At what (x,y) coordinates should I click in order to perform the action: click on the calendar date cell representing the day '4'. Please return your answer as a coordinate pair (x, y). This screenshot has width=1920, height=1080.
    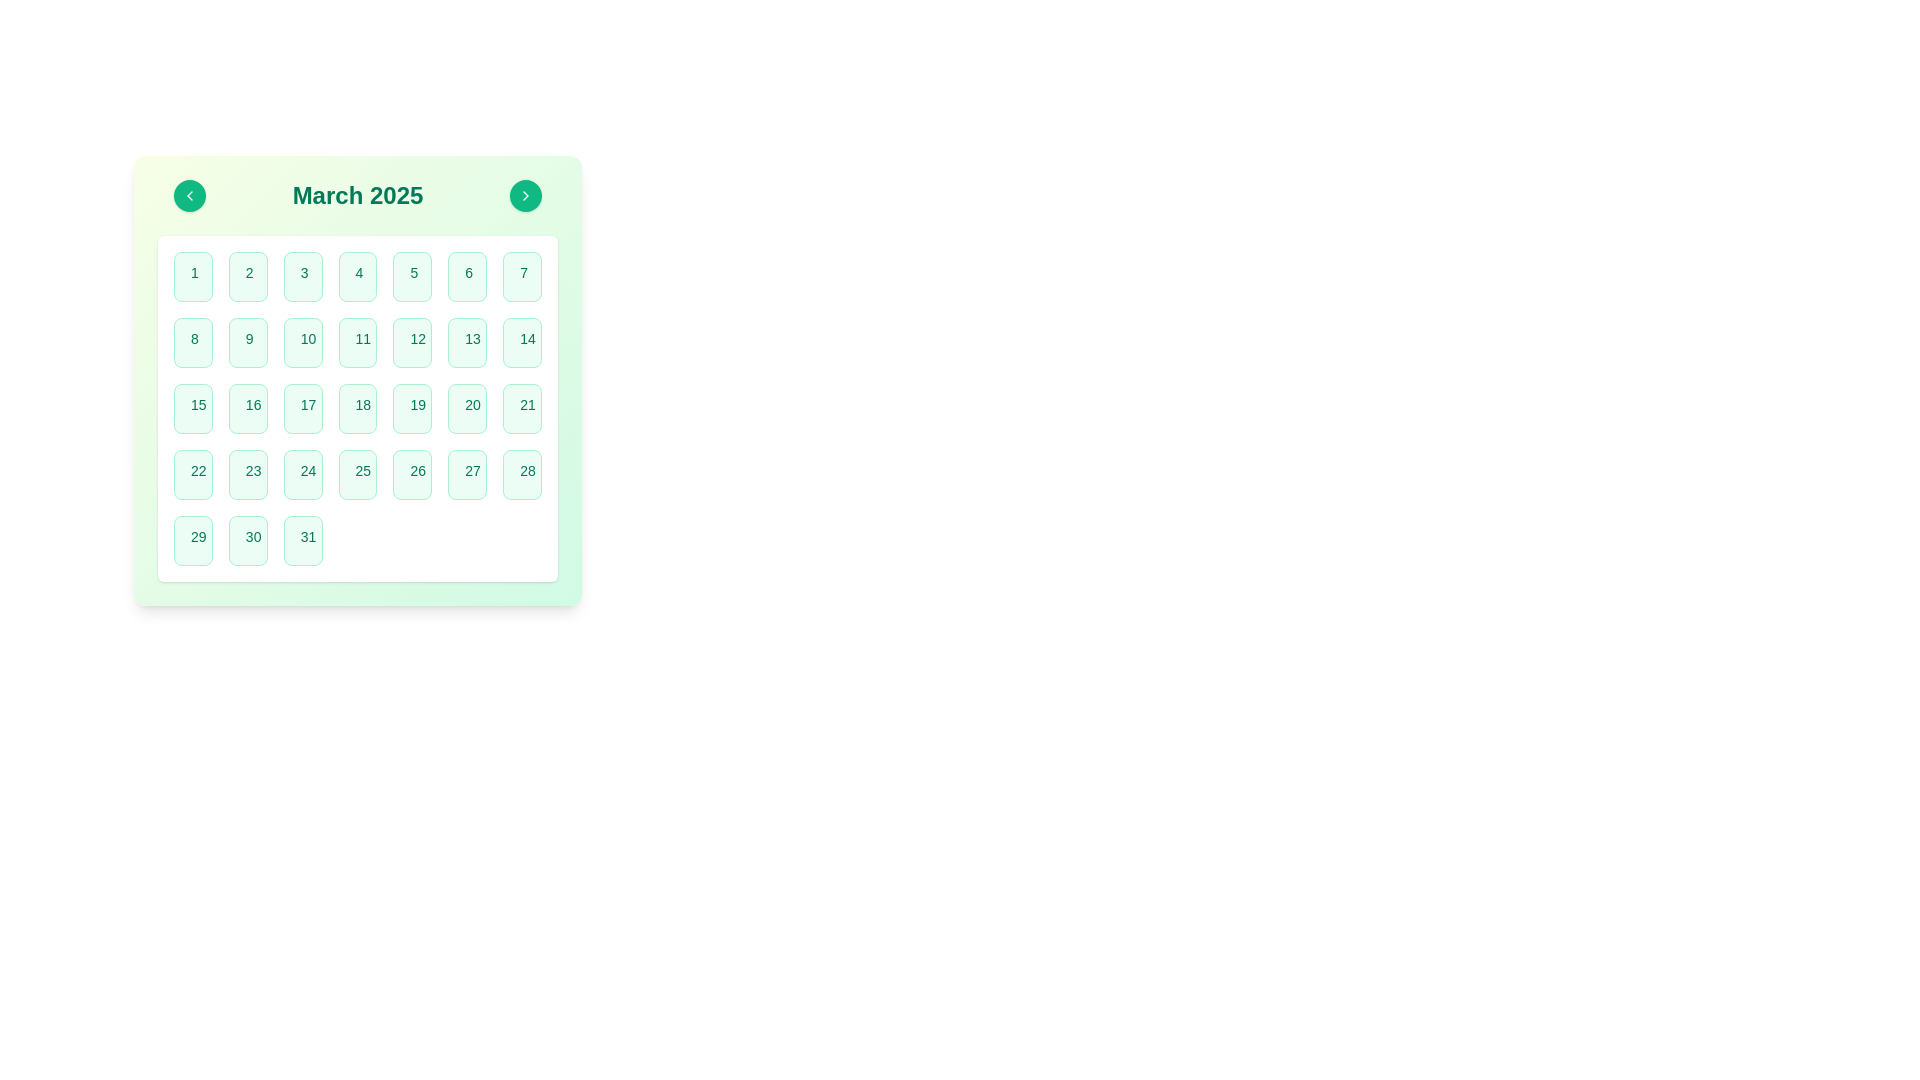
    Looking at the image, I should click on (358, 277).